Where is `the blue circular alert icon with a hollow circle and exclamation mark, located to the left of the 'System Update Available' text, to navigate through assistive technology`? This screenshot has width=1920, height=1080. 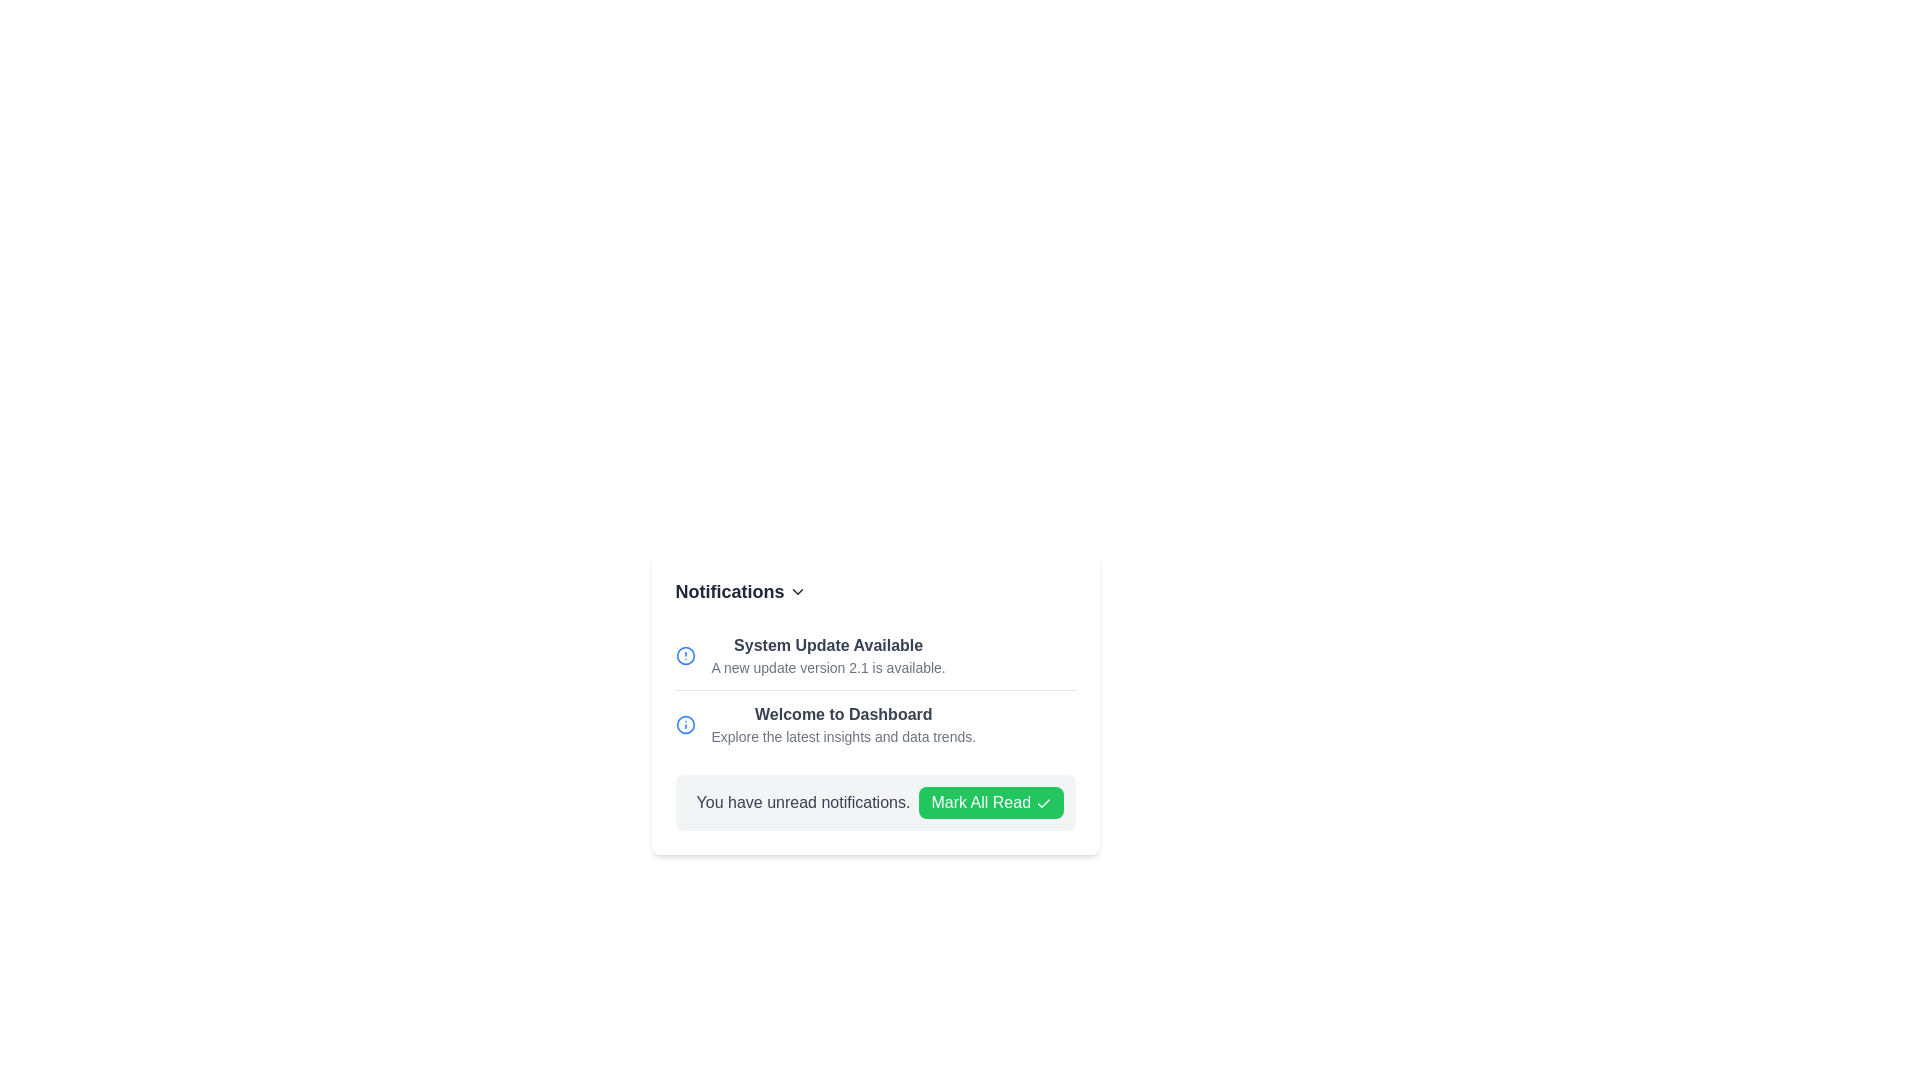 the blue circular alert icon with a hollow circle and exclamation mark, located to the left of the 'System Update Available' text, to navigate through assistive technology is located at coordinates (685, 655).